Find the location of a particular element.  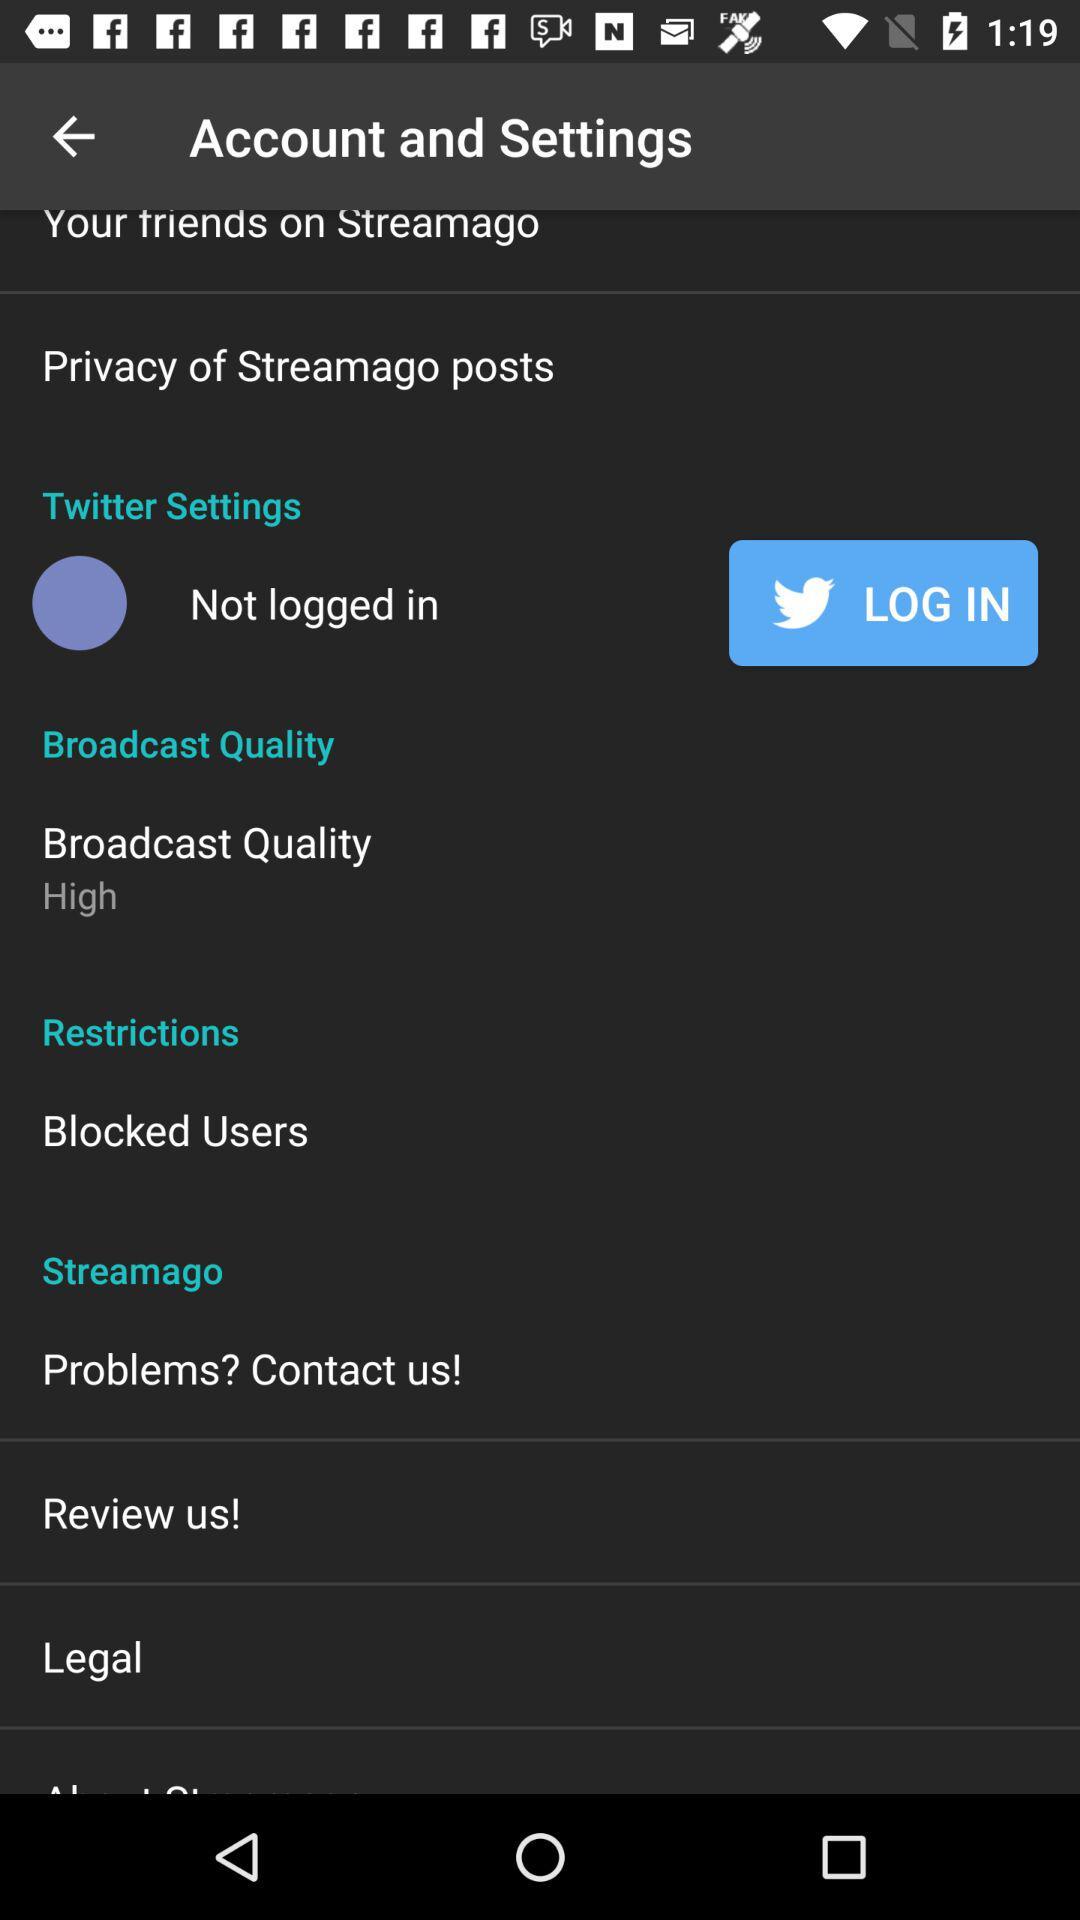

the your friends on icon is located at coordinates (290, 229).